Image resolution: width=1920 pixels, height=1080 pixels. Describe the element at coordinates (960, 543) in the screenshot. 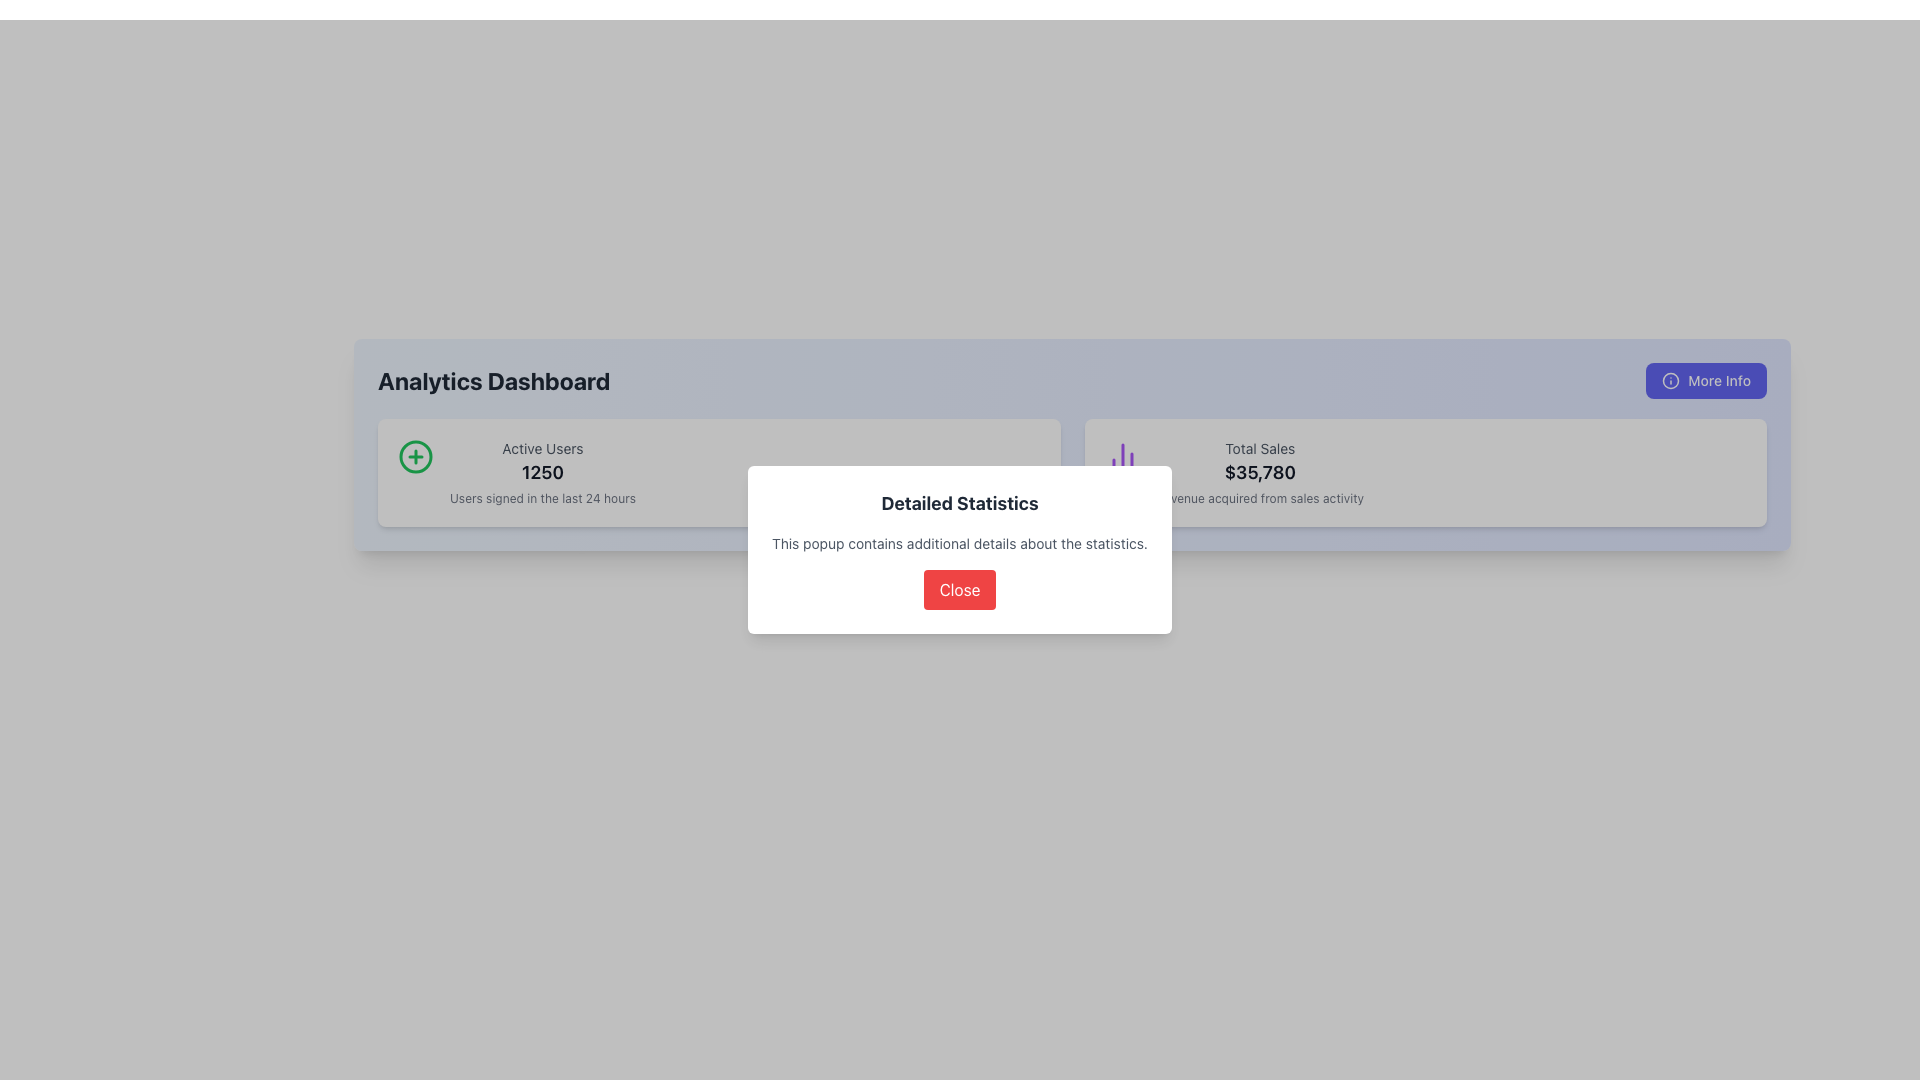

I see `the text element that provides descriptive information in the popup titled 'Detailed Statistics', located below the title and above the Close button` at that location.